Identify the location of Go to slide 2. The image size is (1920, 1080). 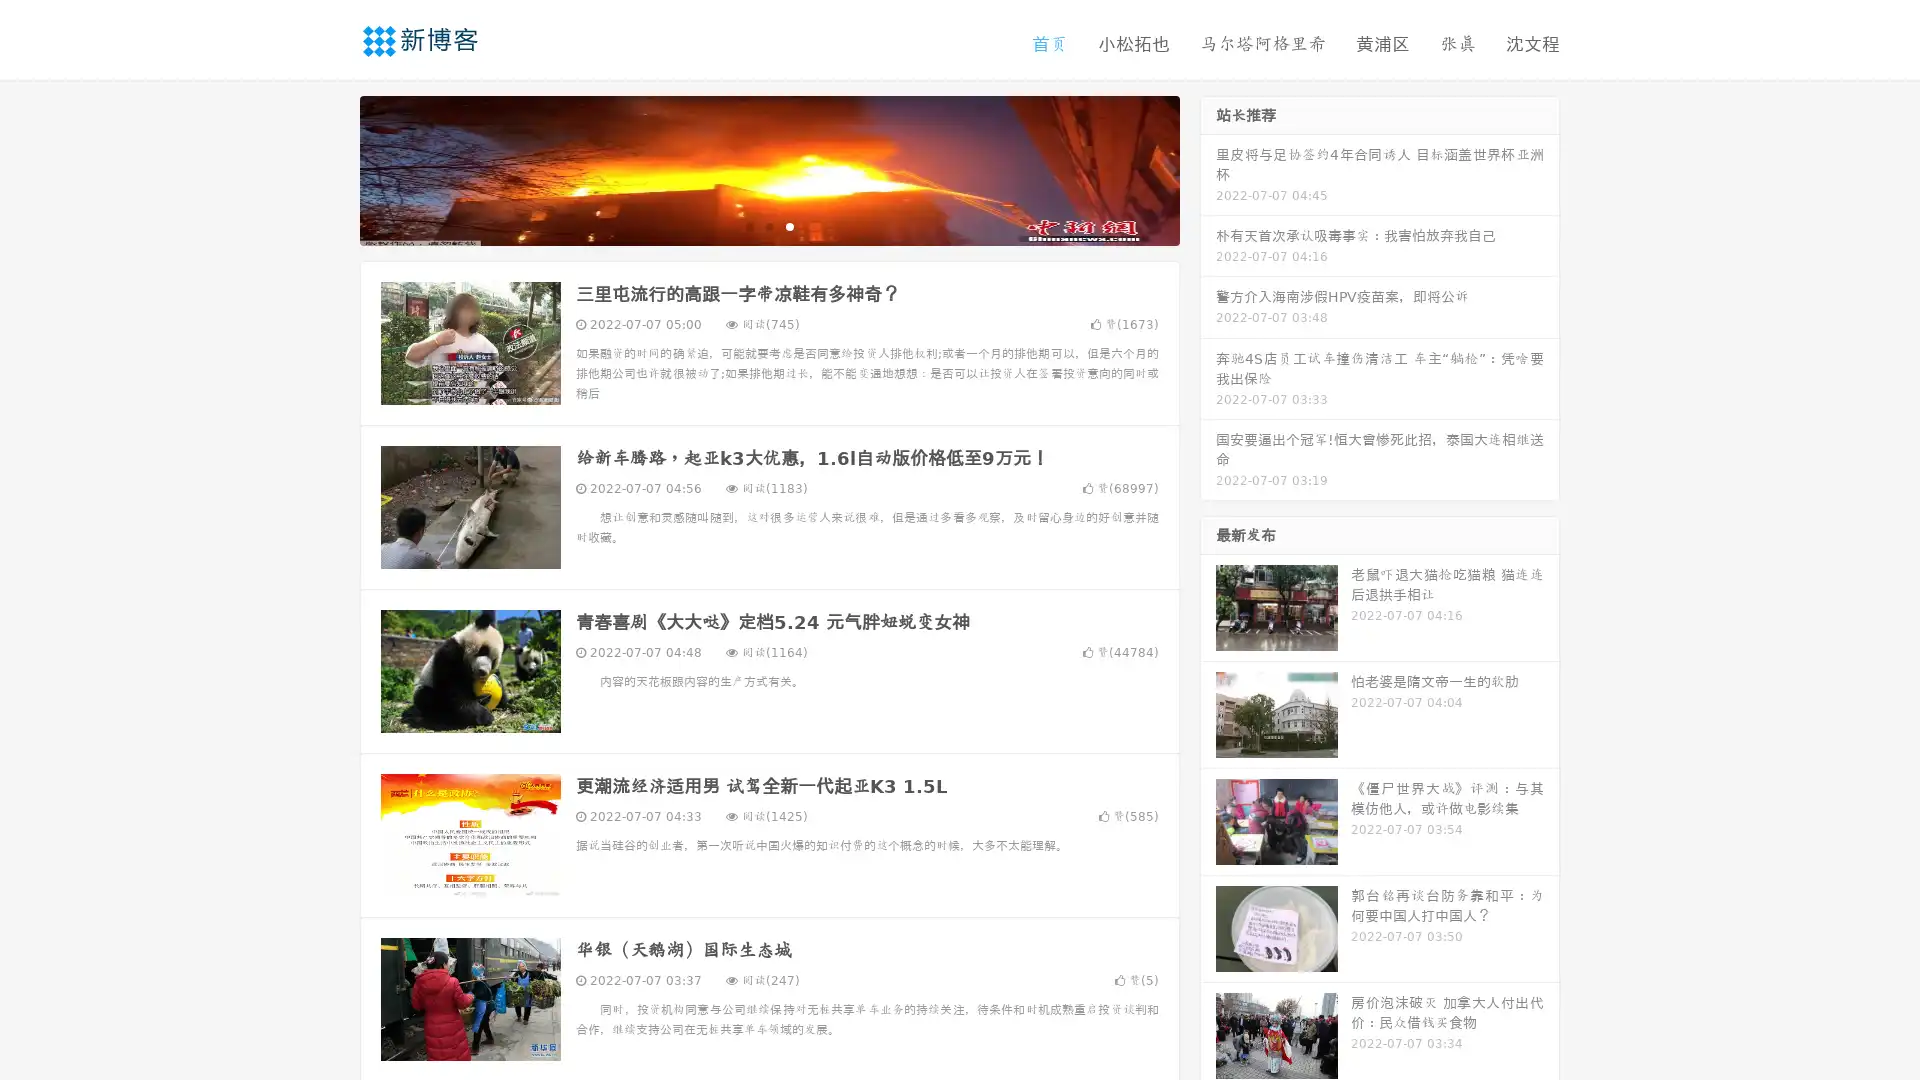
(768, 225).